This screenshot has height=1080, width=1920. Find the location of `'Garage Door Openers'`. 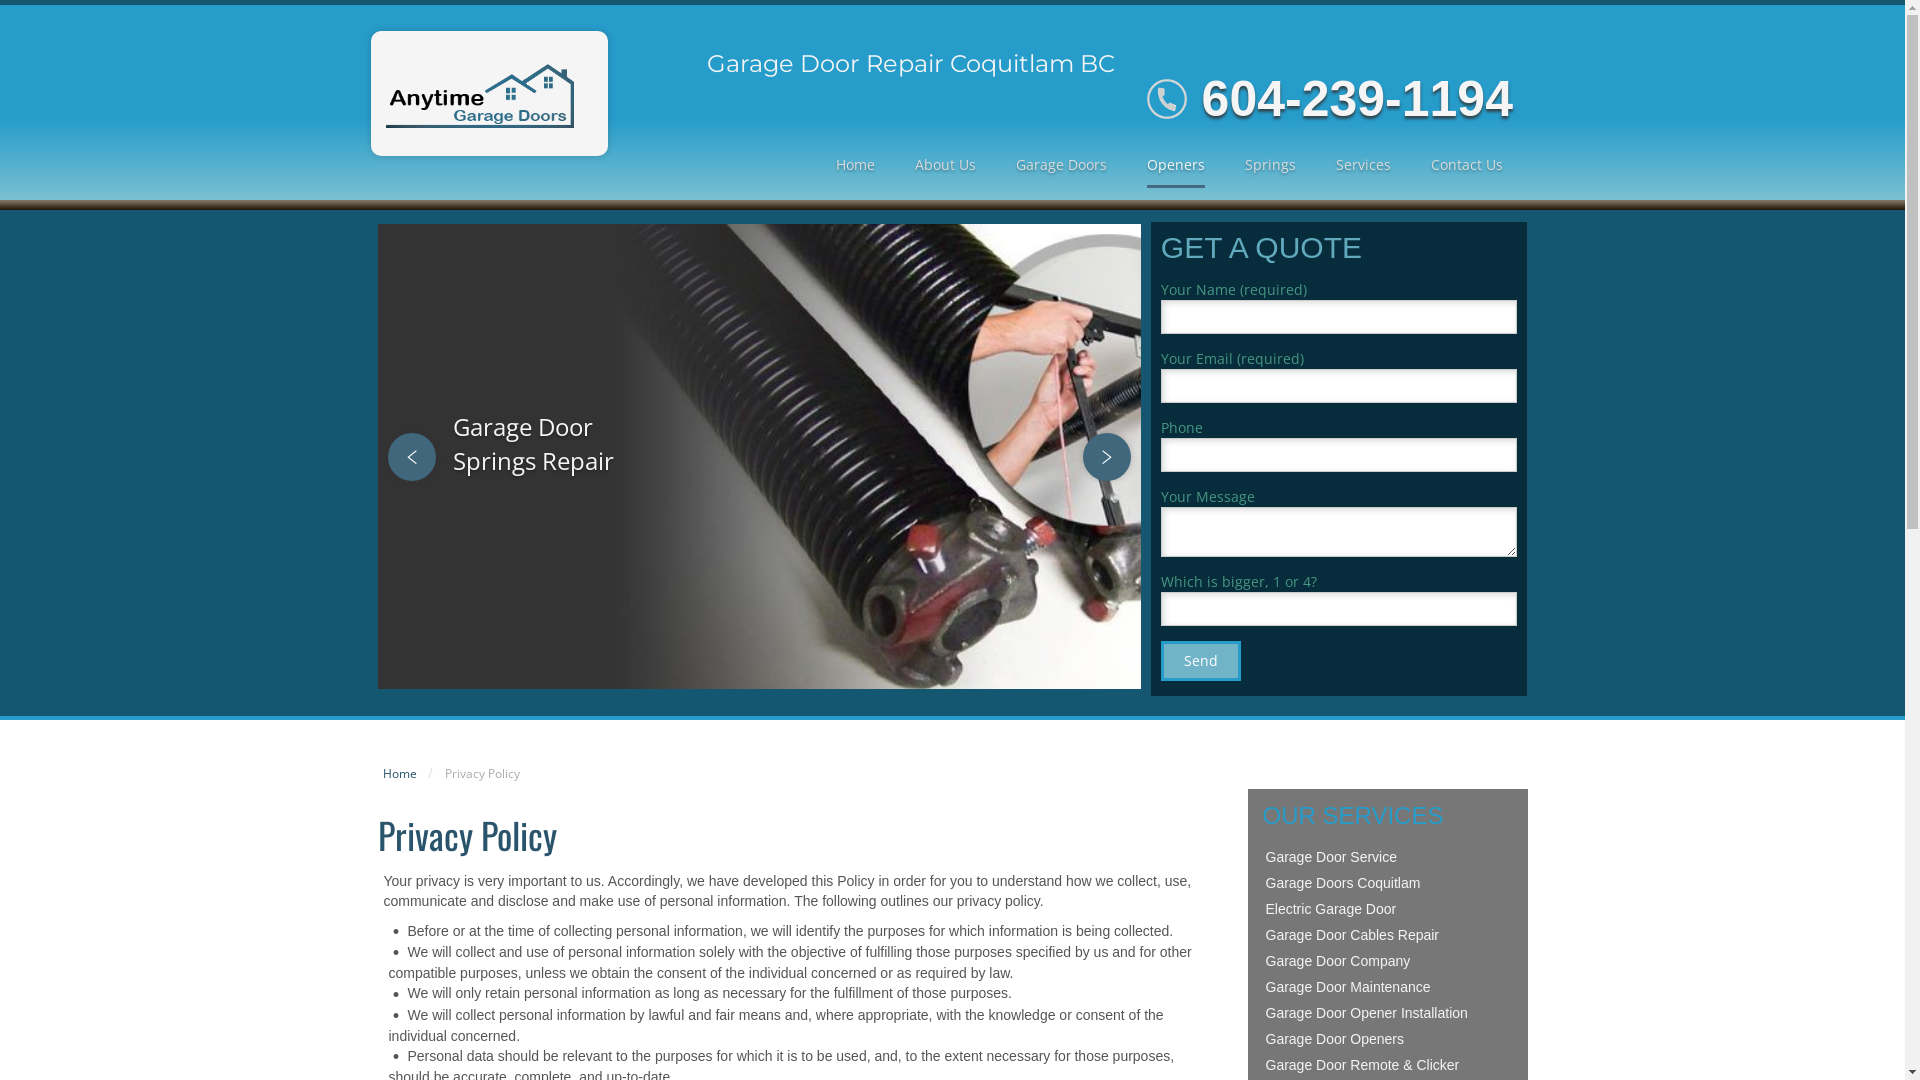

'Garage Door Openers' is located at coordinates (1261, 1037).